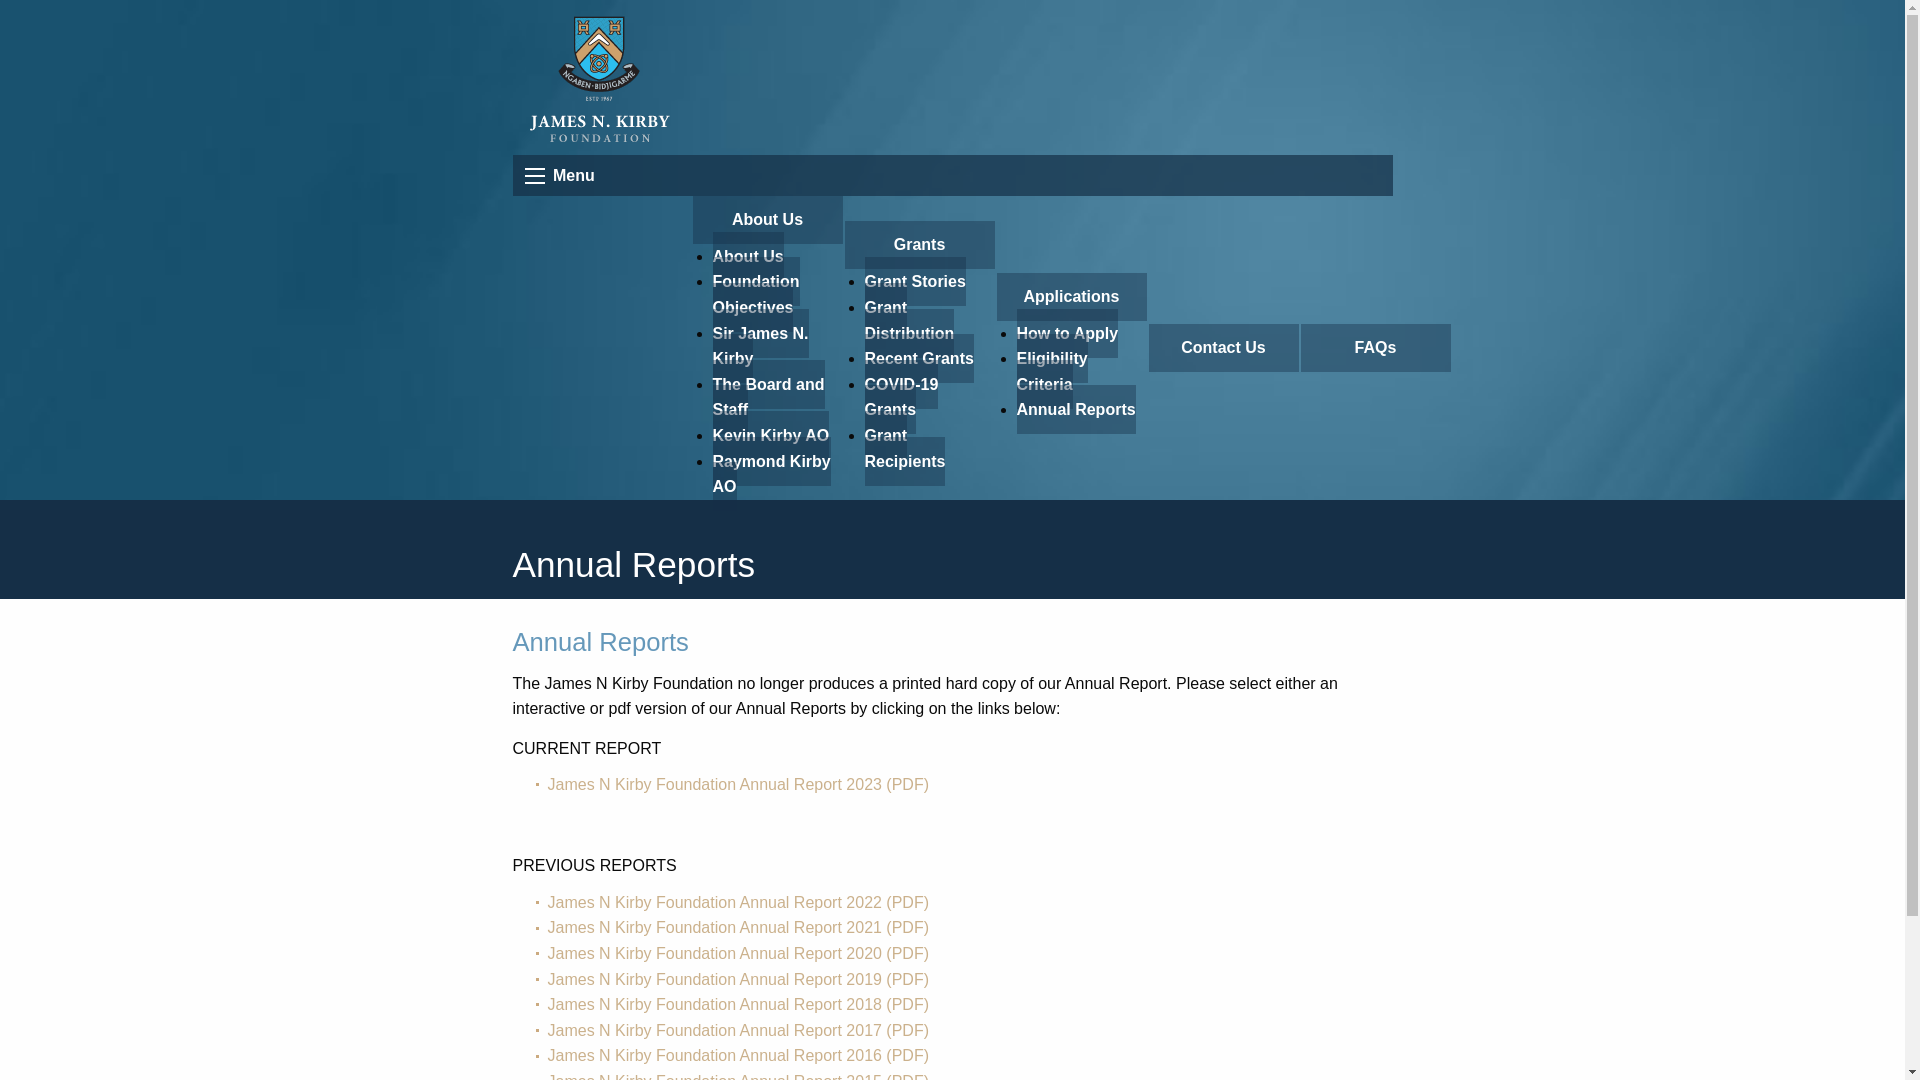 The width and height of the screenshot is (1920, 1080). I want to click on 'James N Kirby Foundation Annual Report 2023 (PDF)', so click(738, 783).